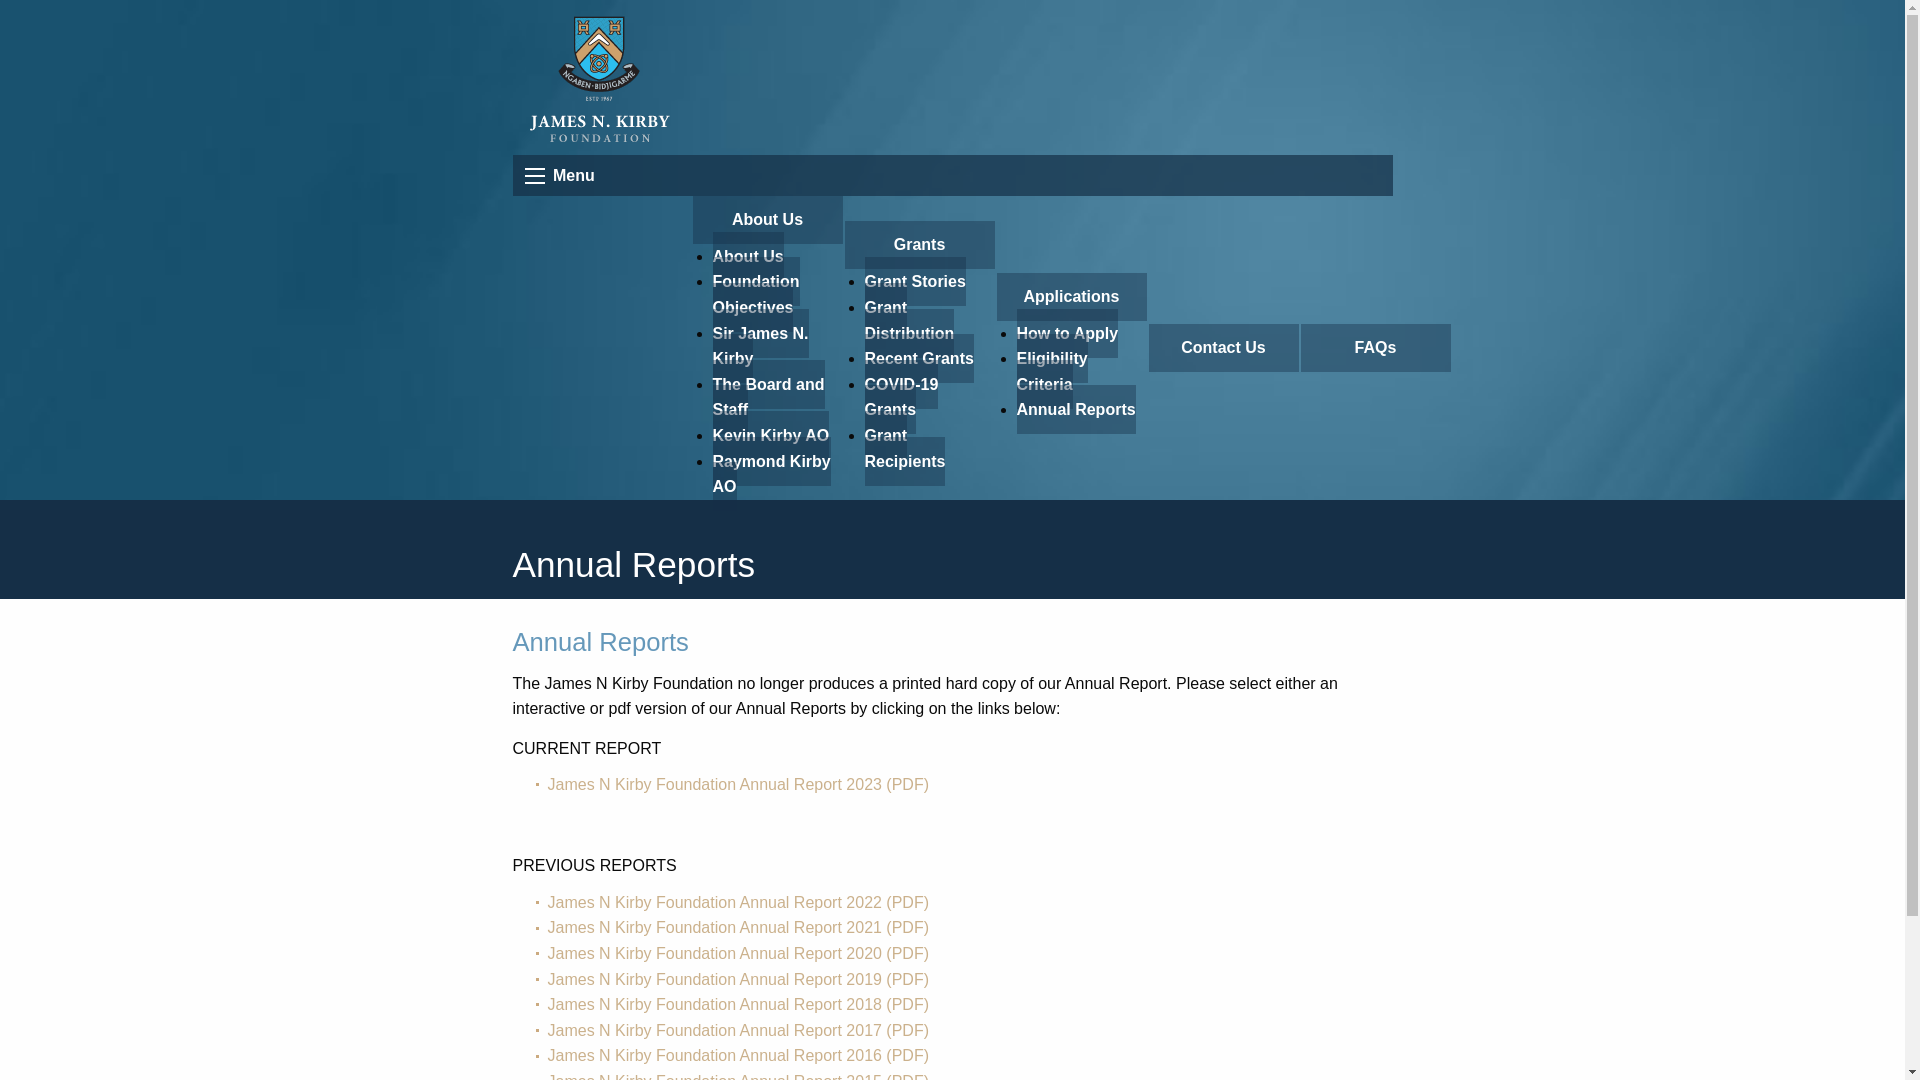 The width and height of the screenshot is (1920, 1080). I want to click on 'James N Kirby Foundation Annual Report 2023 (PDF)', so click(738, 783).